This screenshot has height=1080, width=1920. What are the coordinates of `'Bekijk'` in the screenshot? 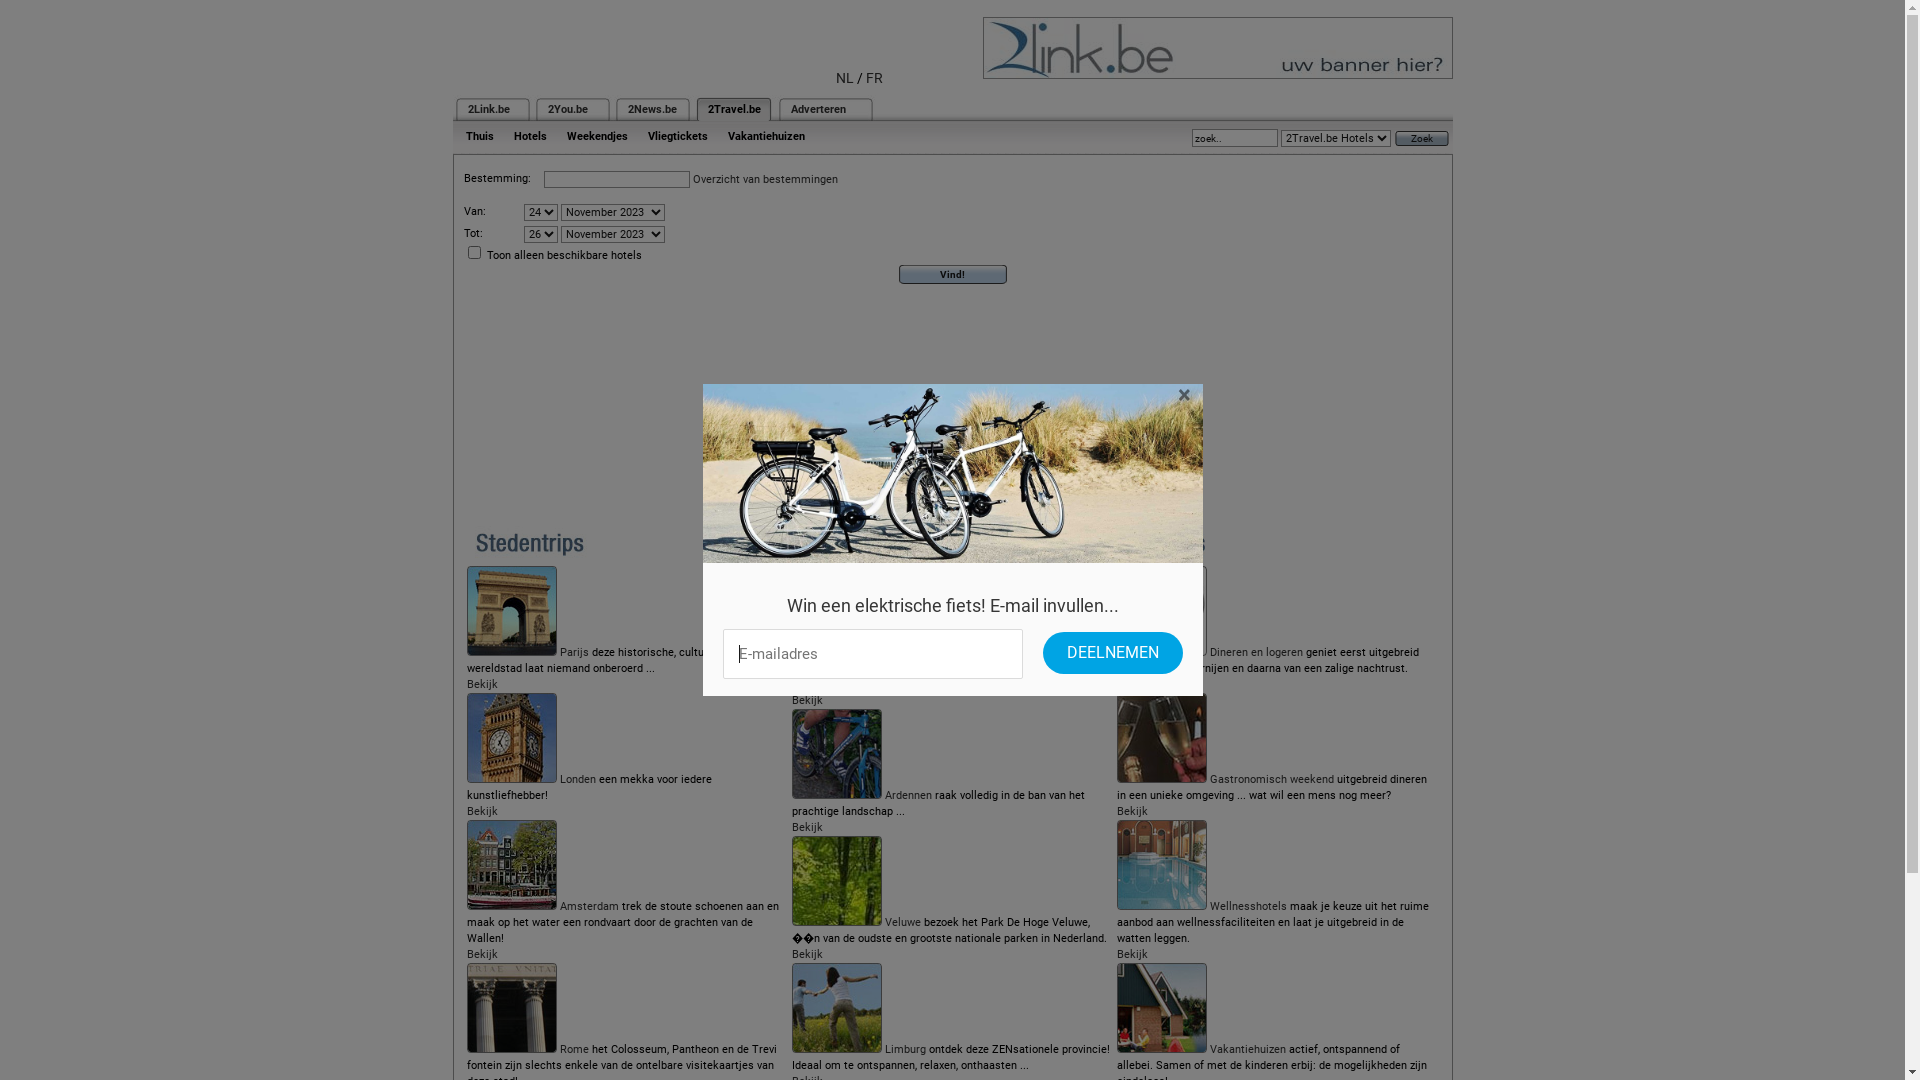 It's located at (1132, 811).